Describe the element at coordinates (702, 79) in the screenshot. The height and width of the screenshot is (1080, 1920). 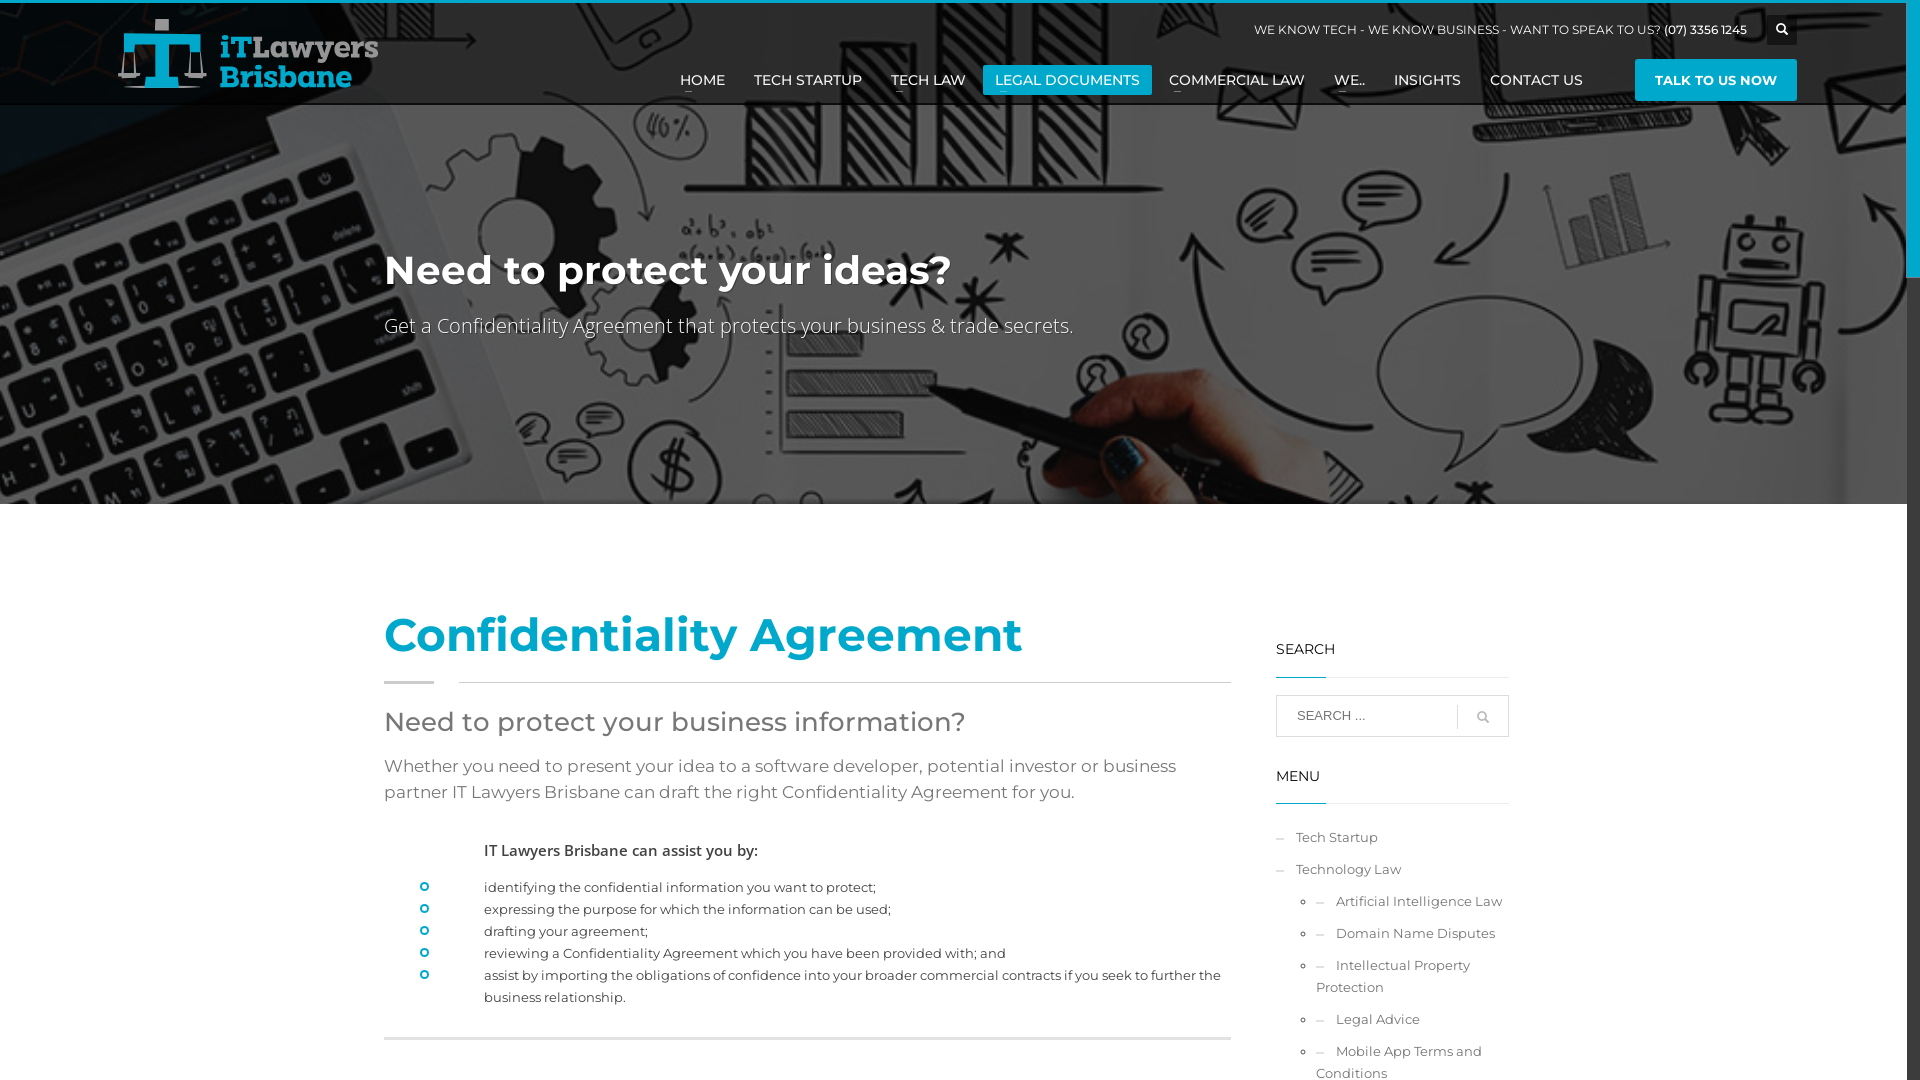
I see `'HOME'` at that location.